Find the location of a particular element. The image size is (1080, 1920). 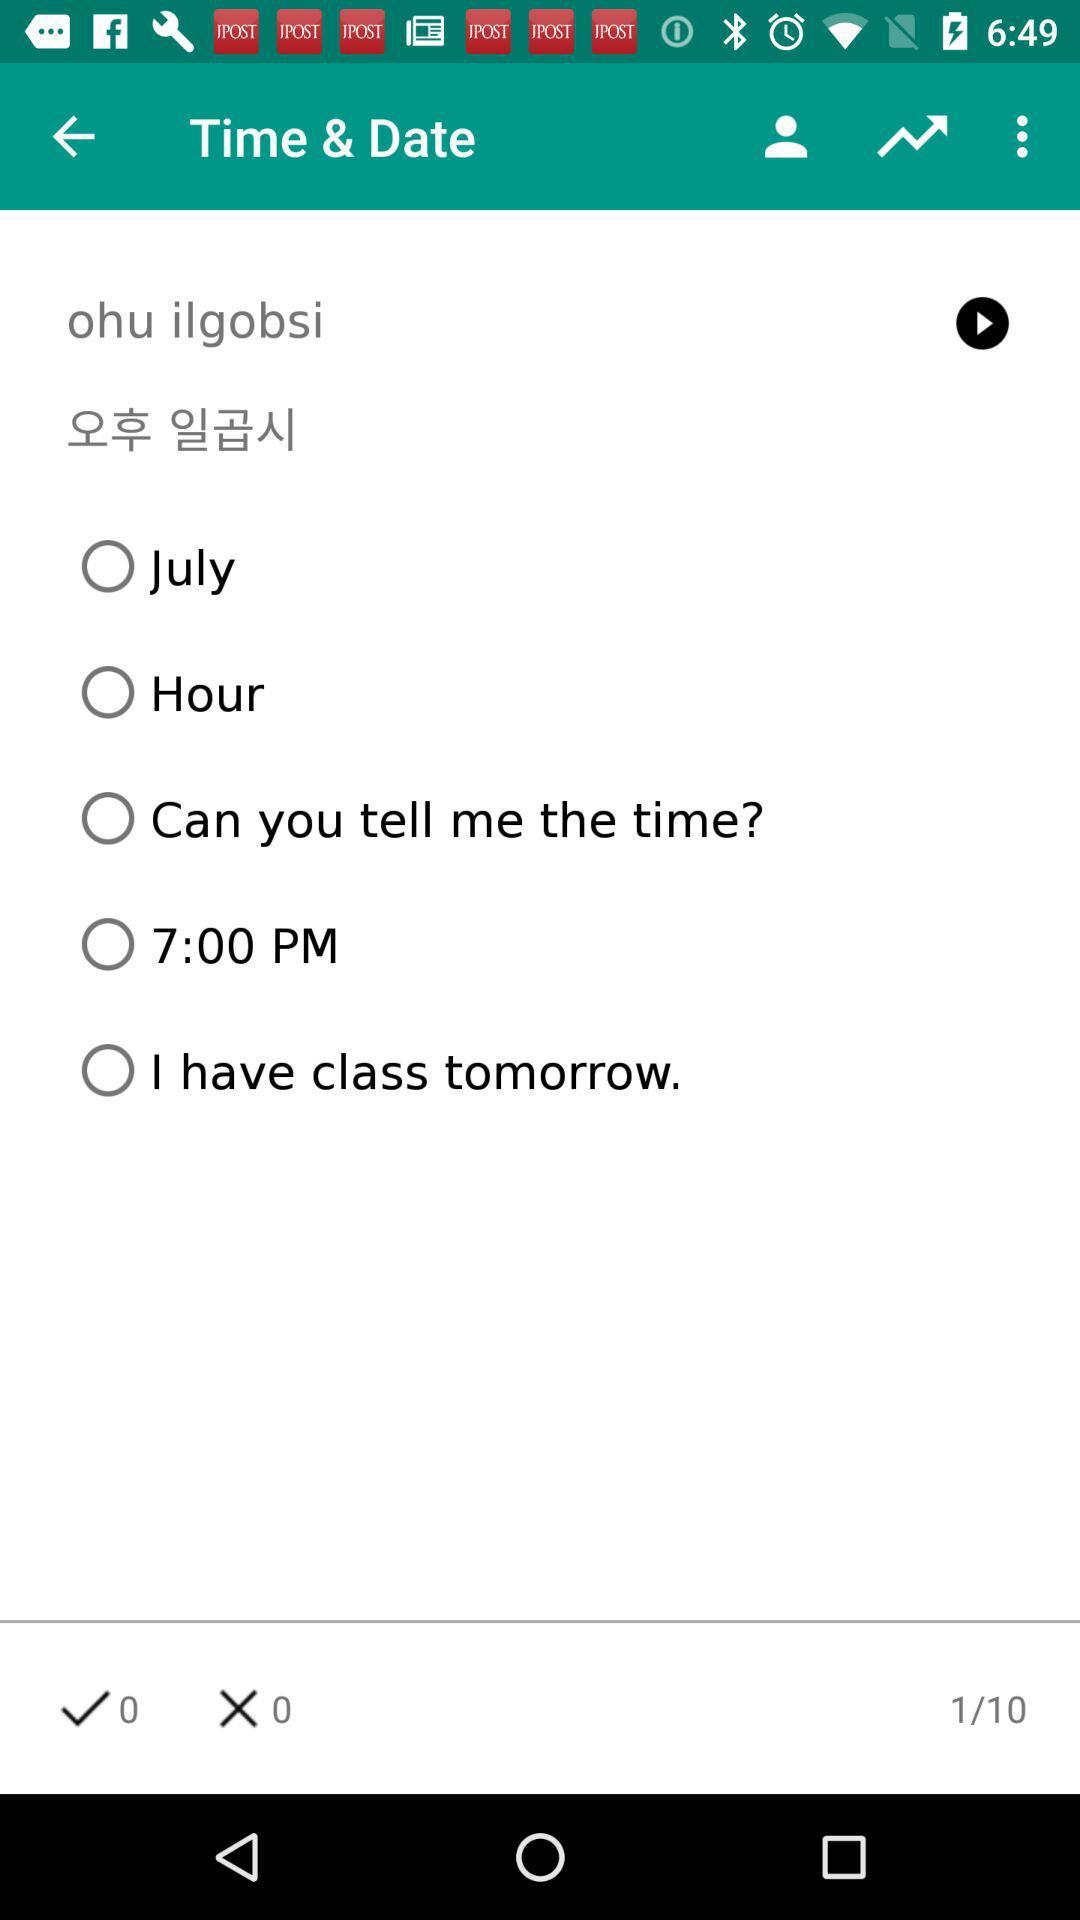

the icon to the right of the time & date is located at coordinates (785, 135).